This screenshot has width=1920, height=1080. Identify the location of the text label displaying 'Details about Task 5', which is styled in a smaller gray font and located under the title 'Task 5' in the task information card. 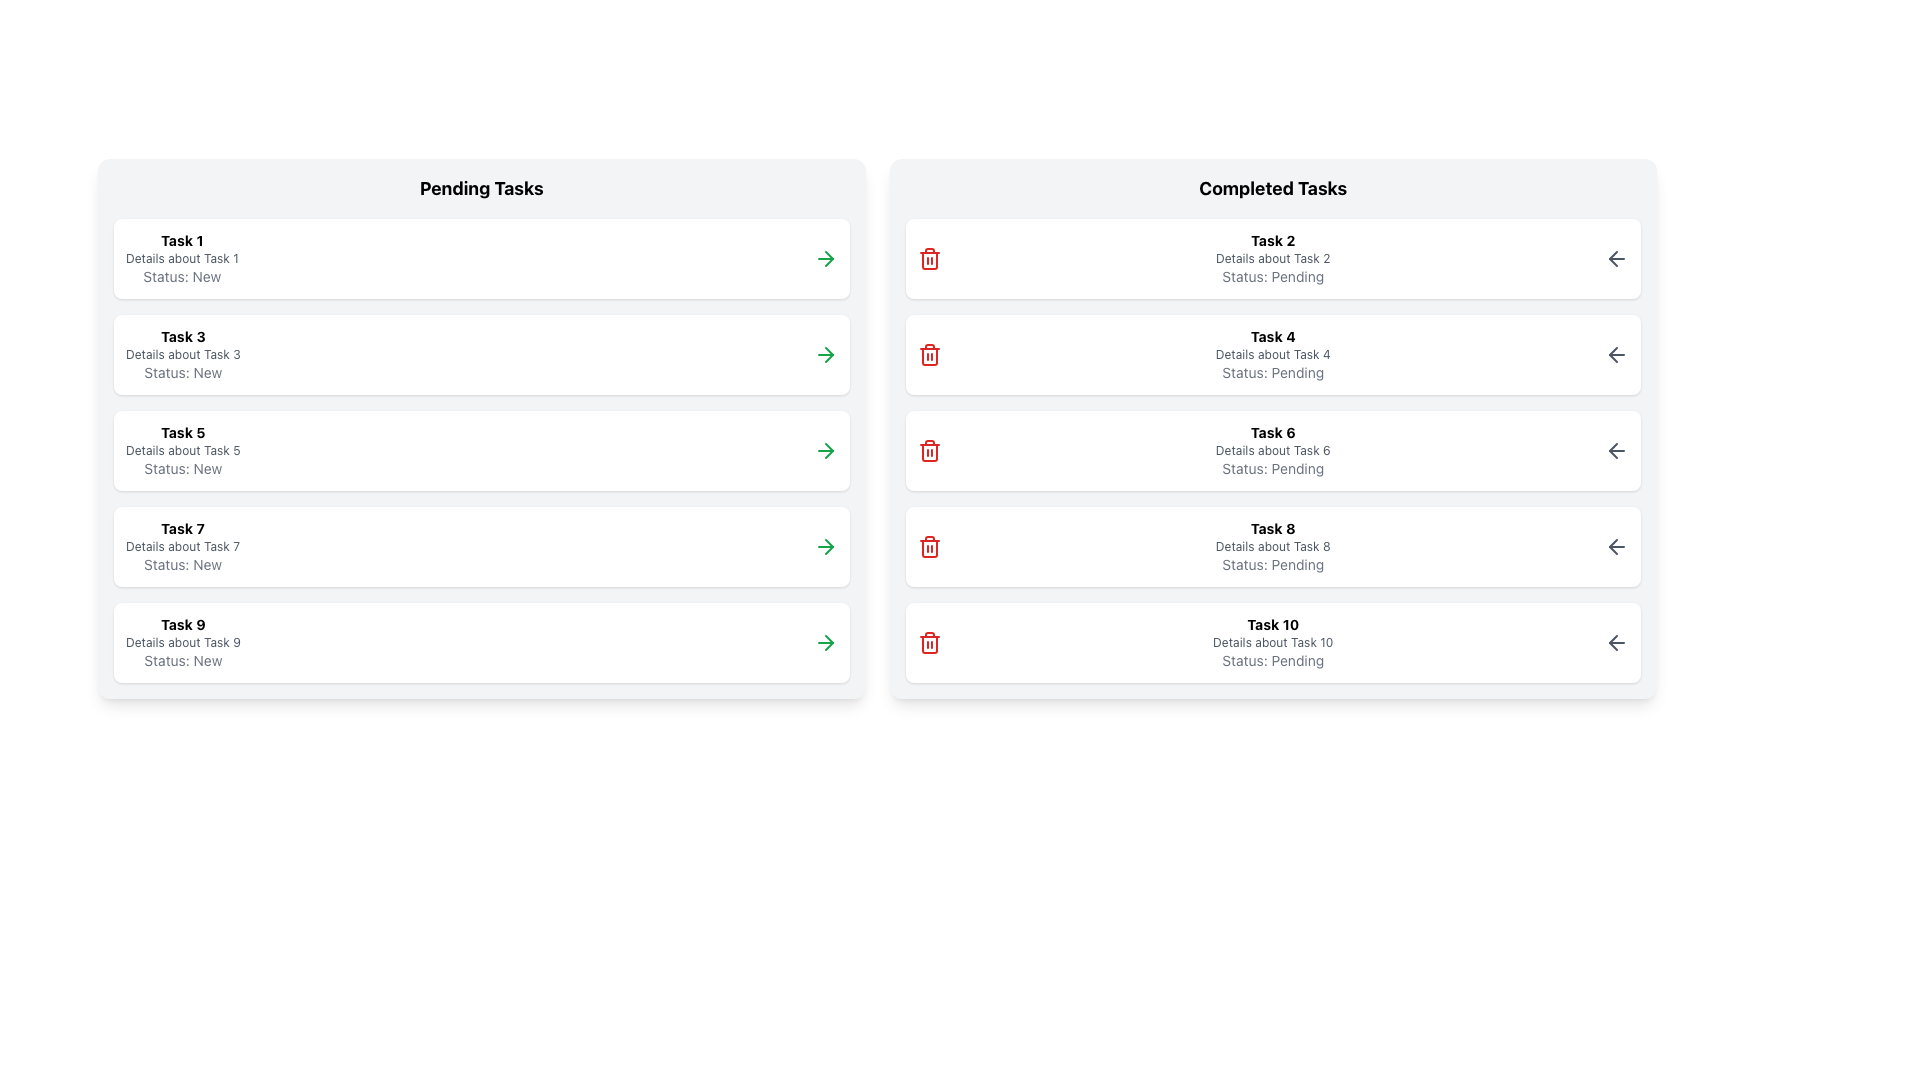
(183, 451).